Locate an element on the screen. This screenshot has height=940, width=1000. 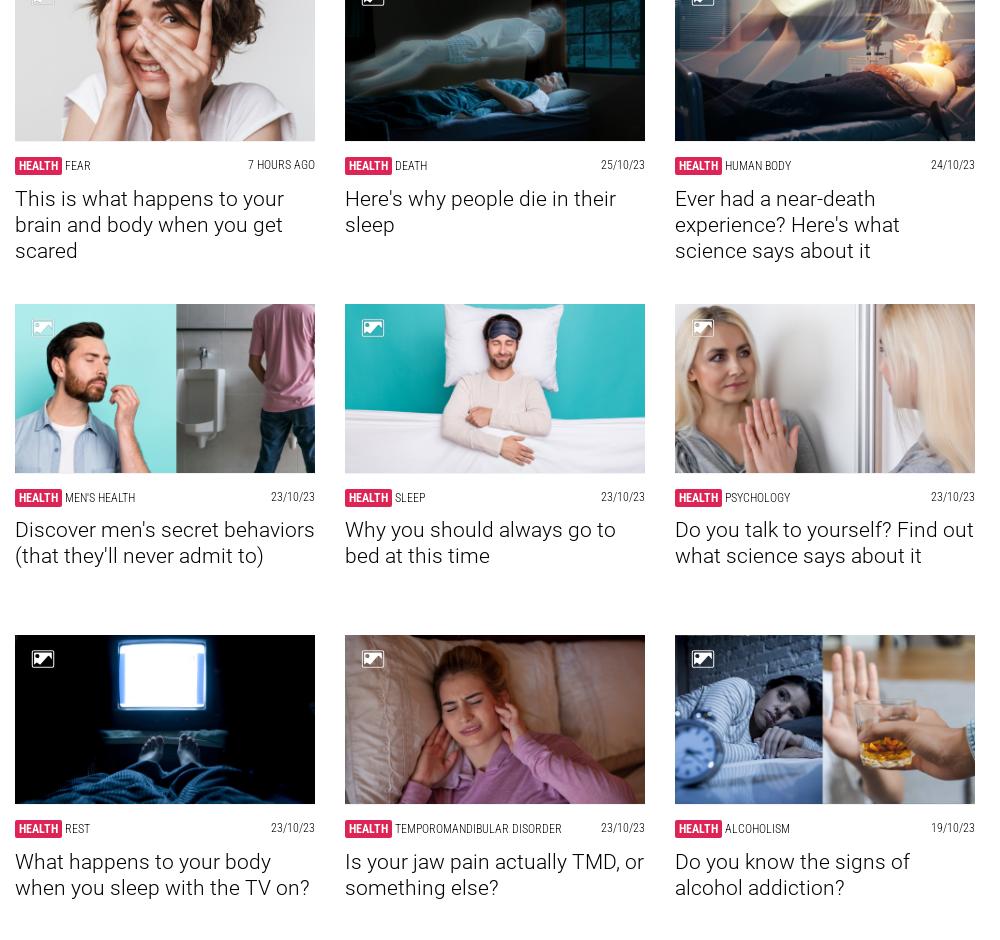
'Alcoholism' is located at coordinates (757, 827).